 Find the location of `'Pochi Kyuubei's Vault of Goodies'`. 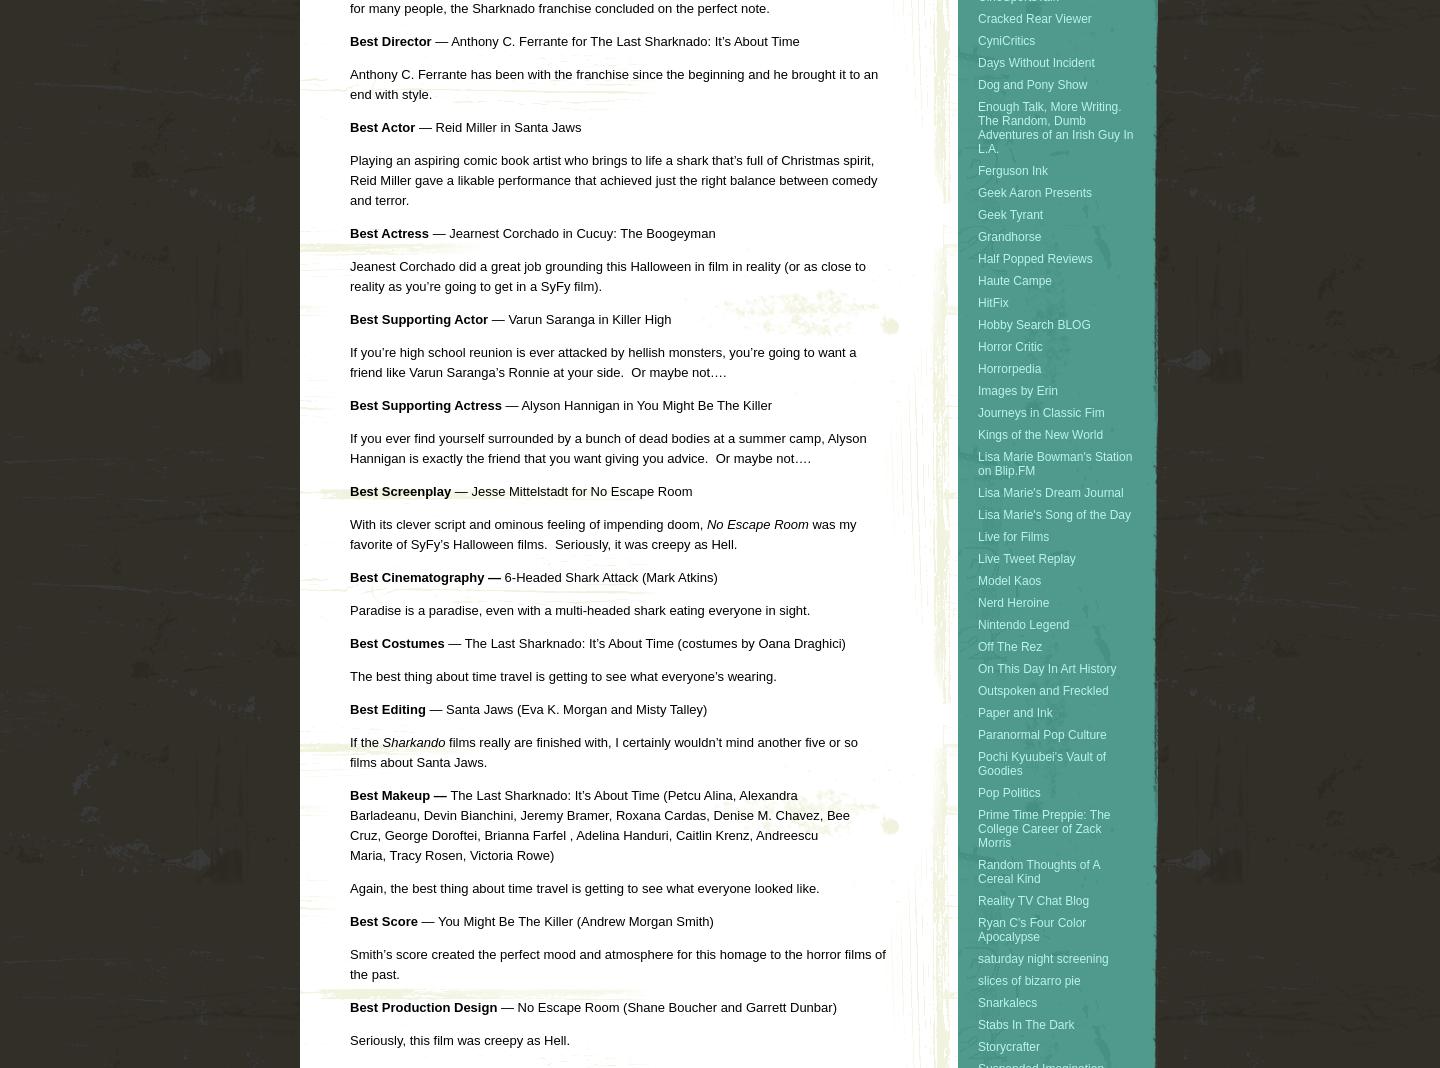

'Pochi Kyuubei's Vault of Goodies' is located at coordinates (1041, 764).